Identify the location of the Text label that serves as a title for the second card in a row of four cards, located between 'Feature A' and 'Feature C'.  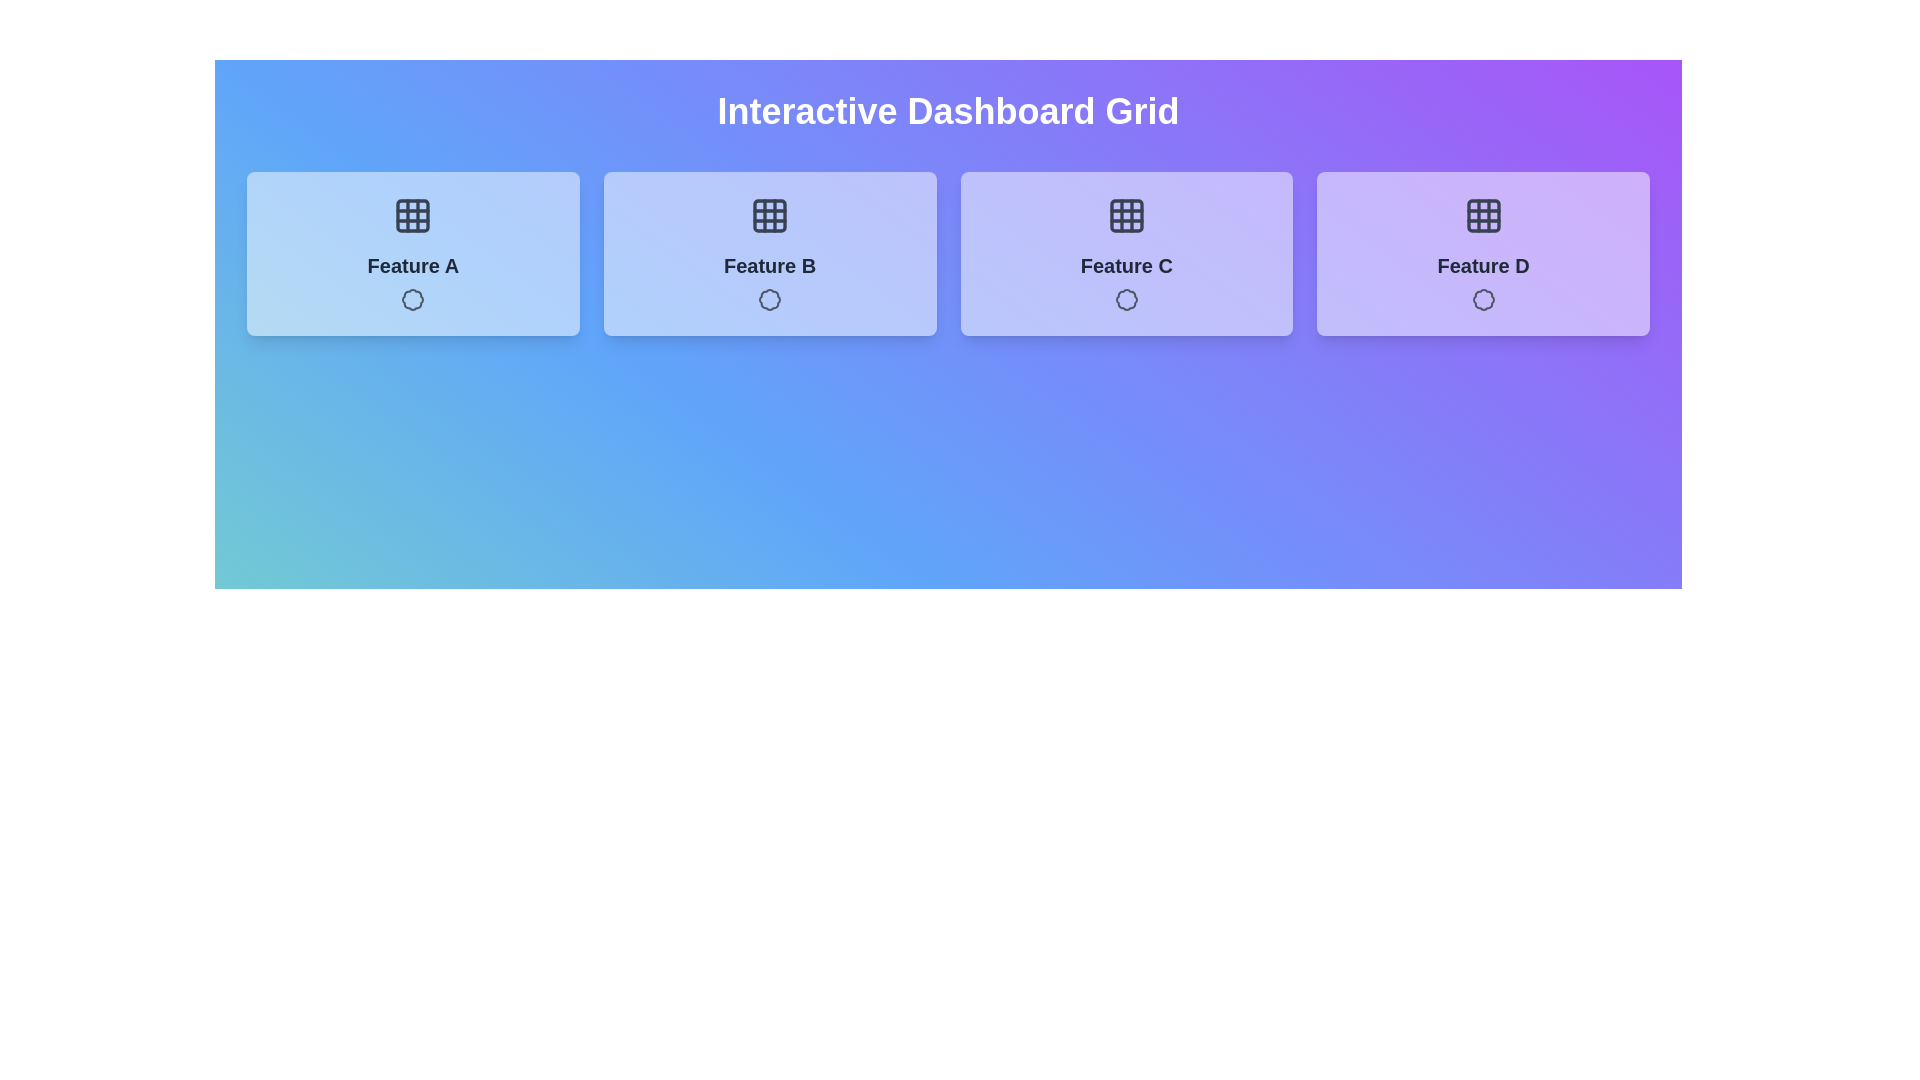
(769, 265).